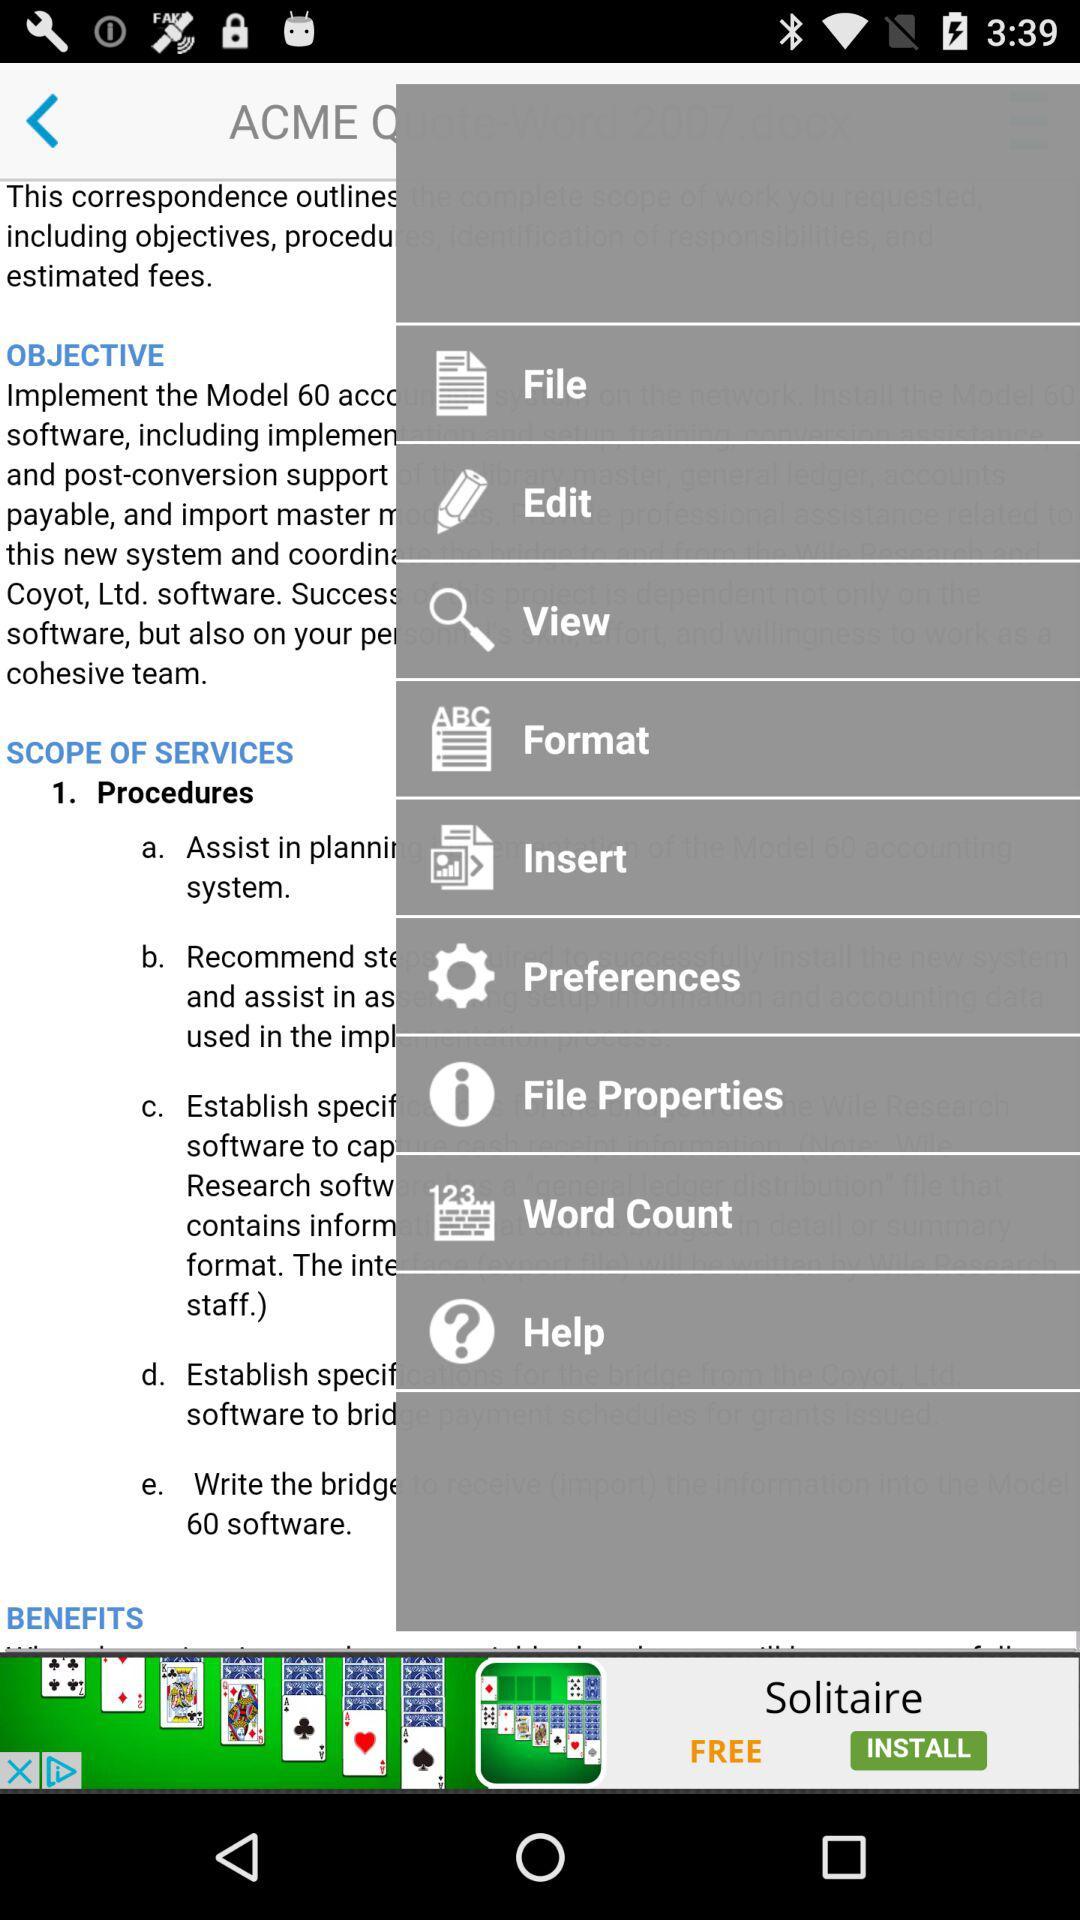 The width and height of the screenshot is (1080, 1920). Describe the element at coordinates (56, 128) in the screenshot. I see `the arrow_backward icon` at that location.